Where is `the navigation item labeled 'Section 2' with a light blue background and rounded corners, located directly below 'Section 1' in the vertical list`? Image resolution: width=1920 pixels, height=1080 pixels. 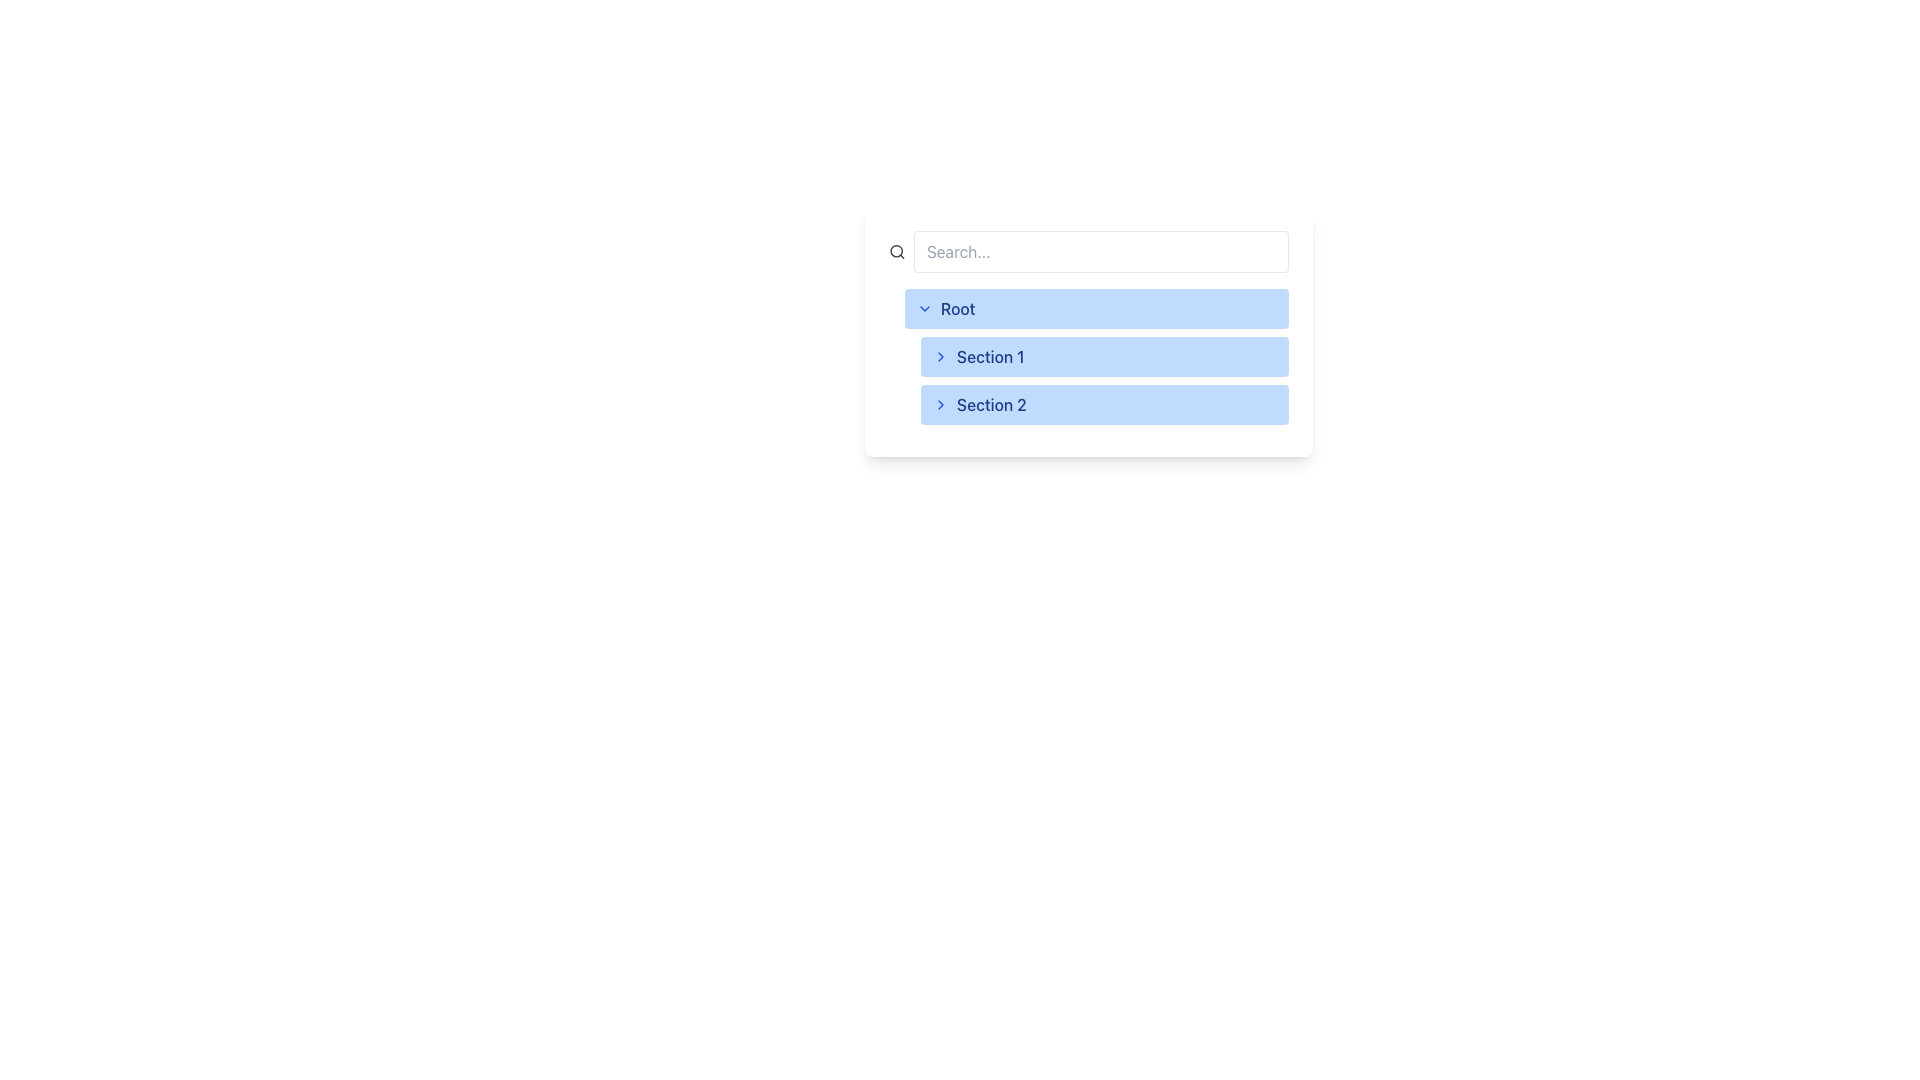
the navigation item labeled 'Section 2' with a light blue background and rounded corners, located directly below 'Section 1' in the vertical list is located at coordinates (1103, 405).